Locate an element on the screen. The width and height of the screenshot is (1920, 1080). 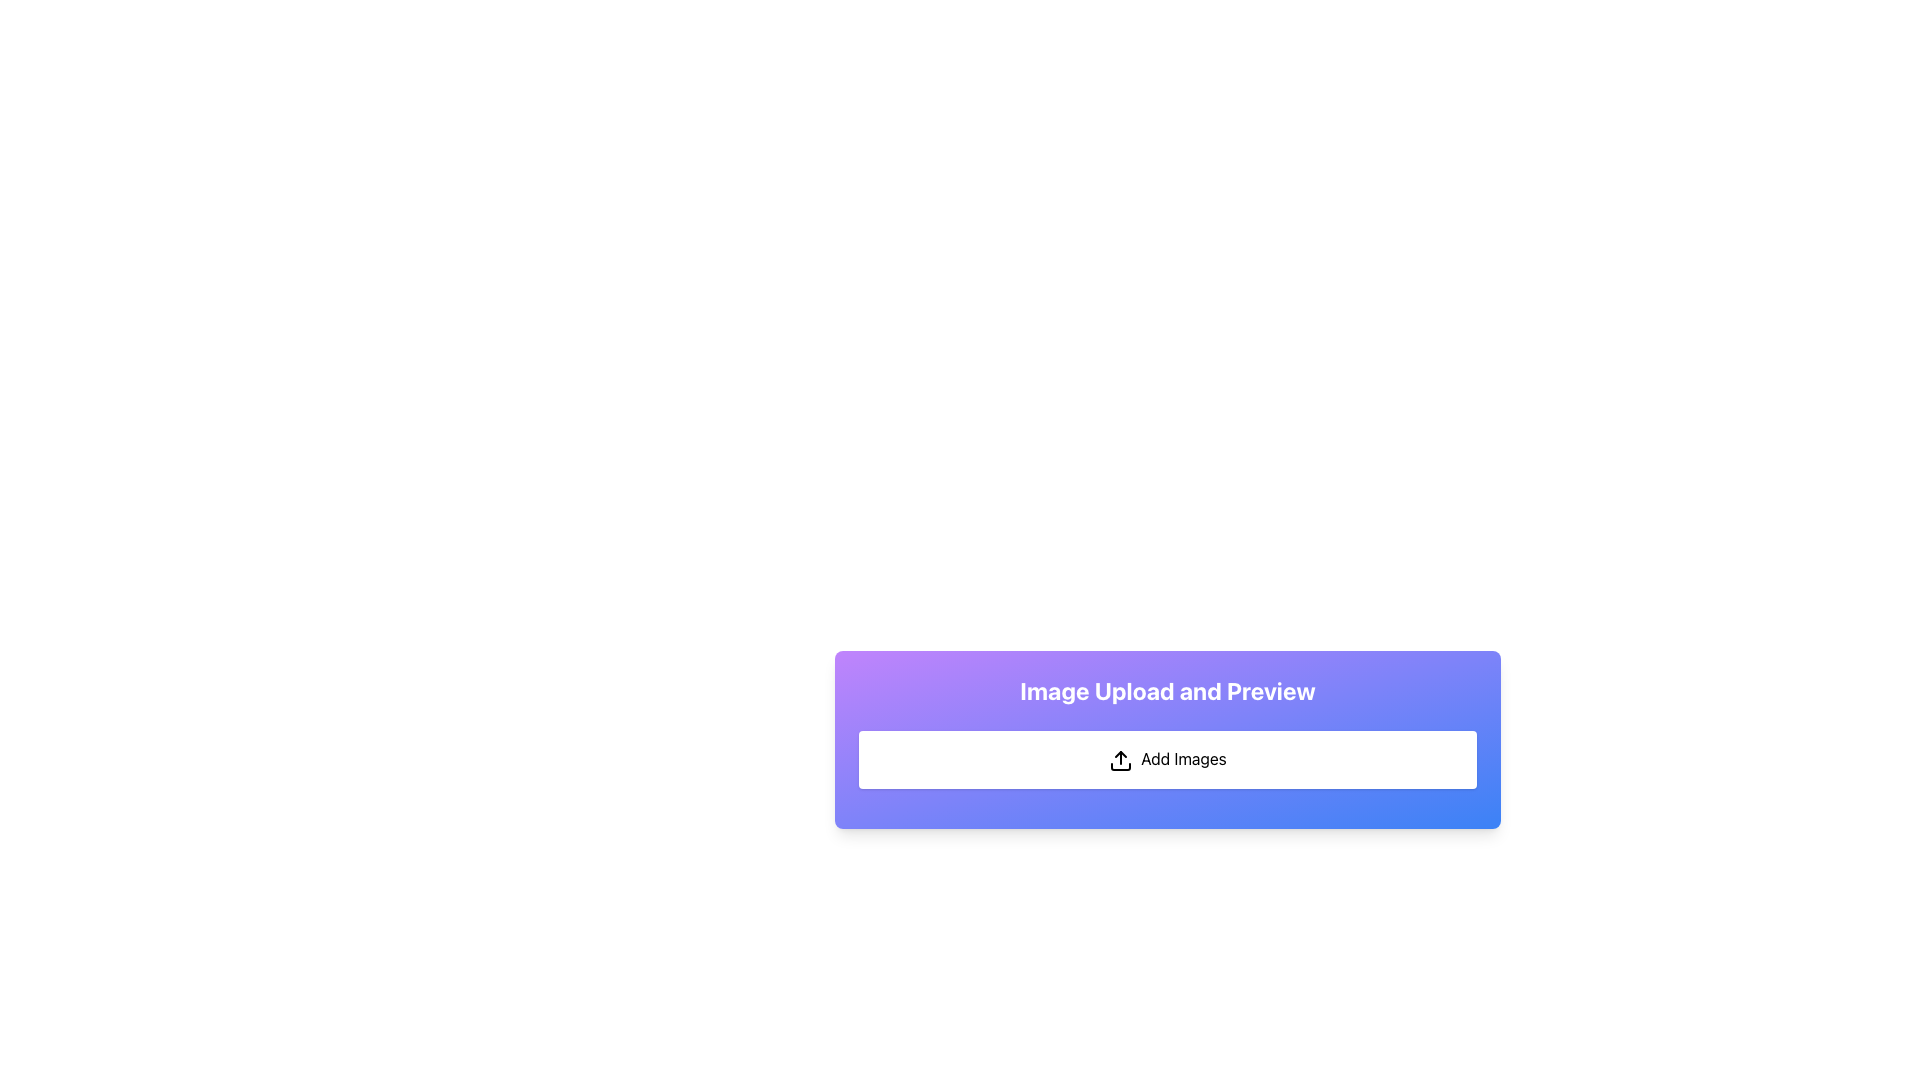
the upload icon located on the left side of the 'Add Images' button, which is part of a component designed for selecting or uploading images is located at coordinates (1121, 760).